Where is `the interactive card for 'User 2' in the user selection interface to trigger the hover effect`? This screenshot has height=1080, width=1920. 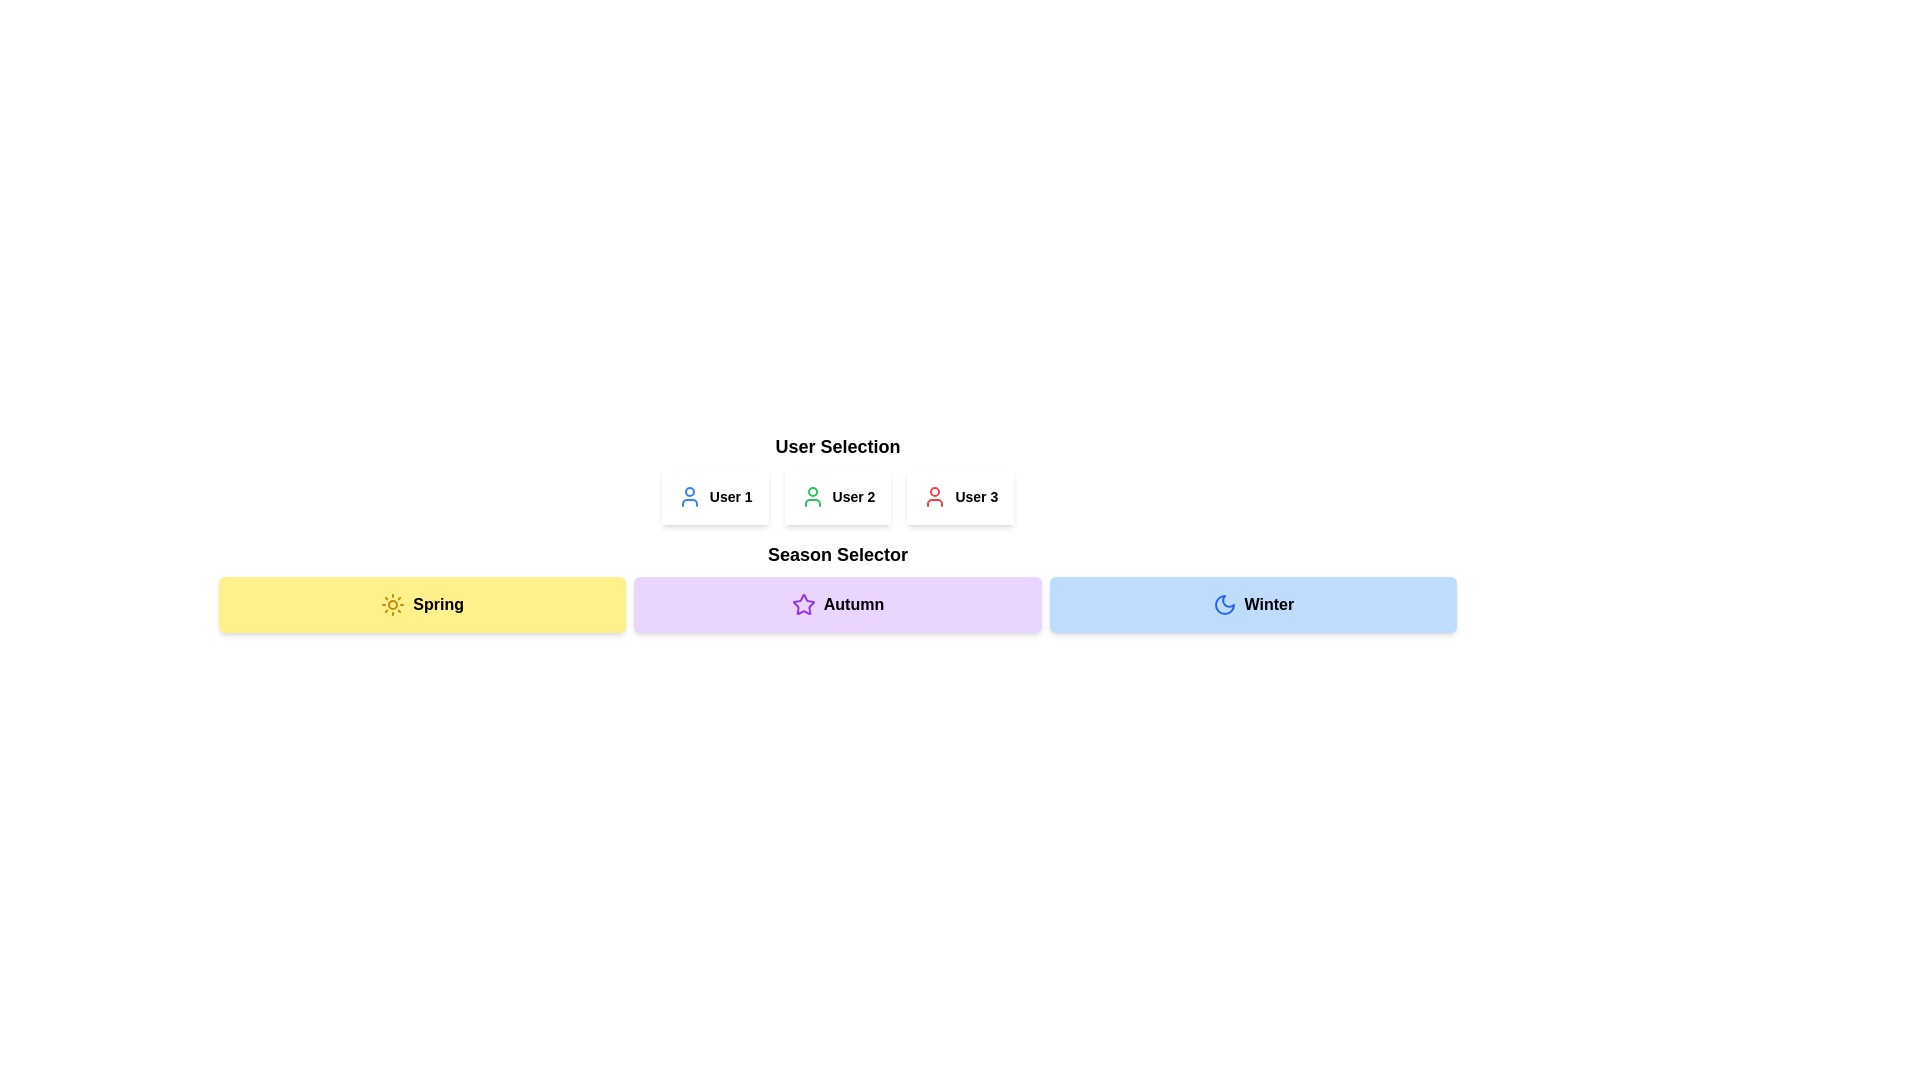
the interactive card for 'User 2' in the user selection interface to trigger the hover effect is located at coordinates (838, 496).